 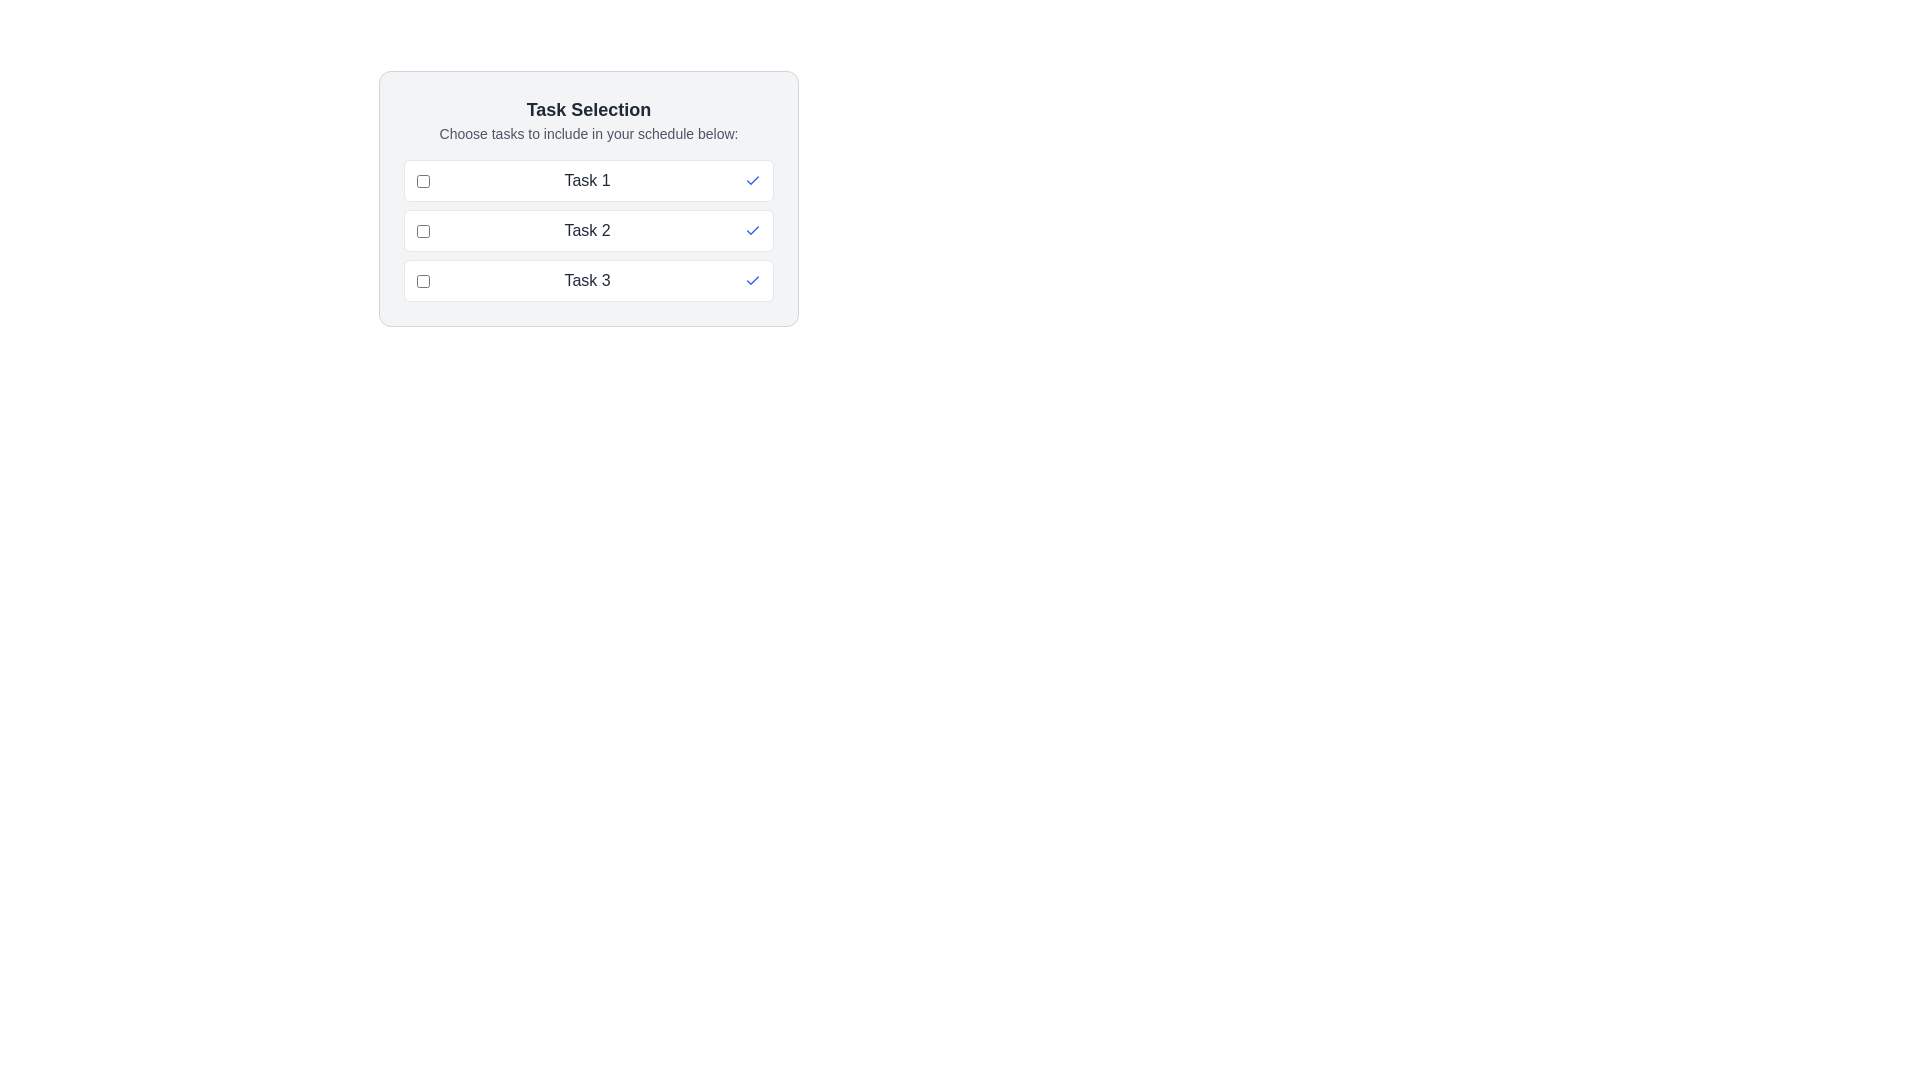 What do you see at coordinates (588, 281) in the screenshot?
I see `the checkbox of the interactive list item labeled 'Task 3'` at bounding box center [588, 281].